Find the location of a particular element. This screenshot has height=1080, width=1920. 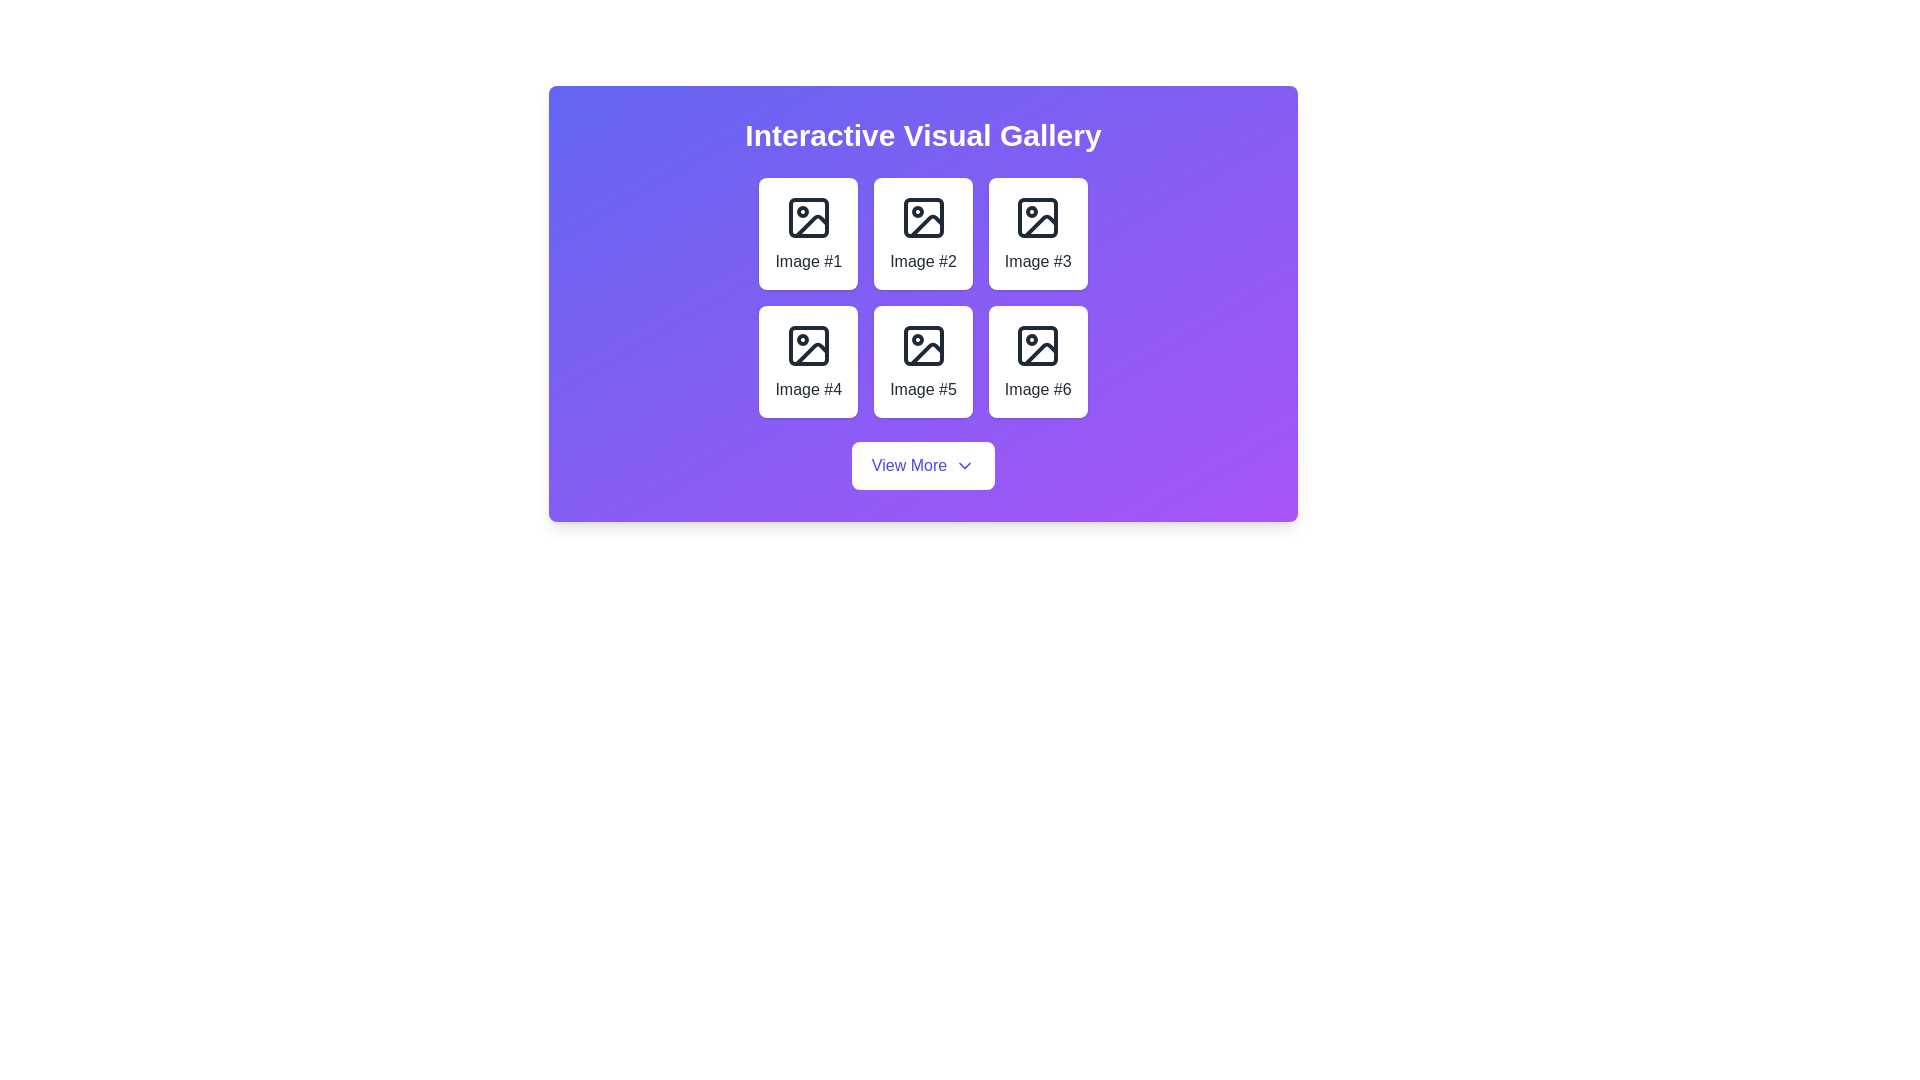

the gallery cell containing the sixth image icon in the grid layout is located at coordinates (1040, 353).